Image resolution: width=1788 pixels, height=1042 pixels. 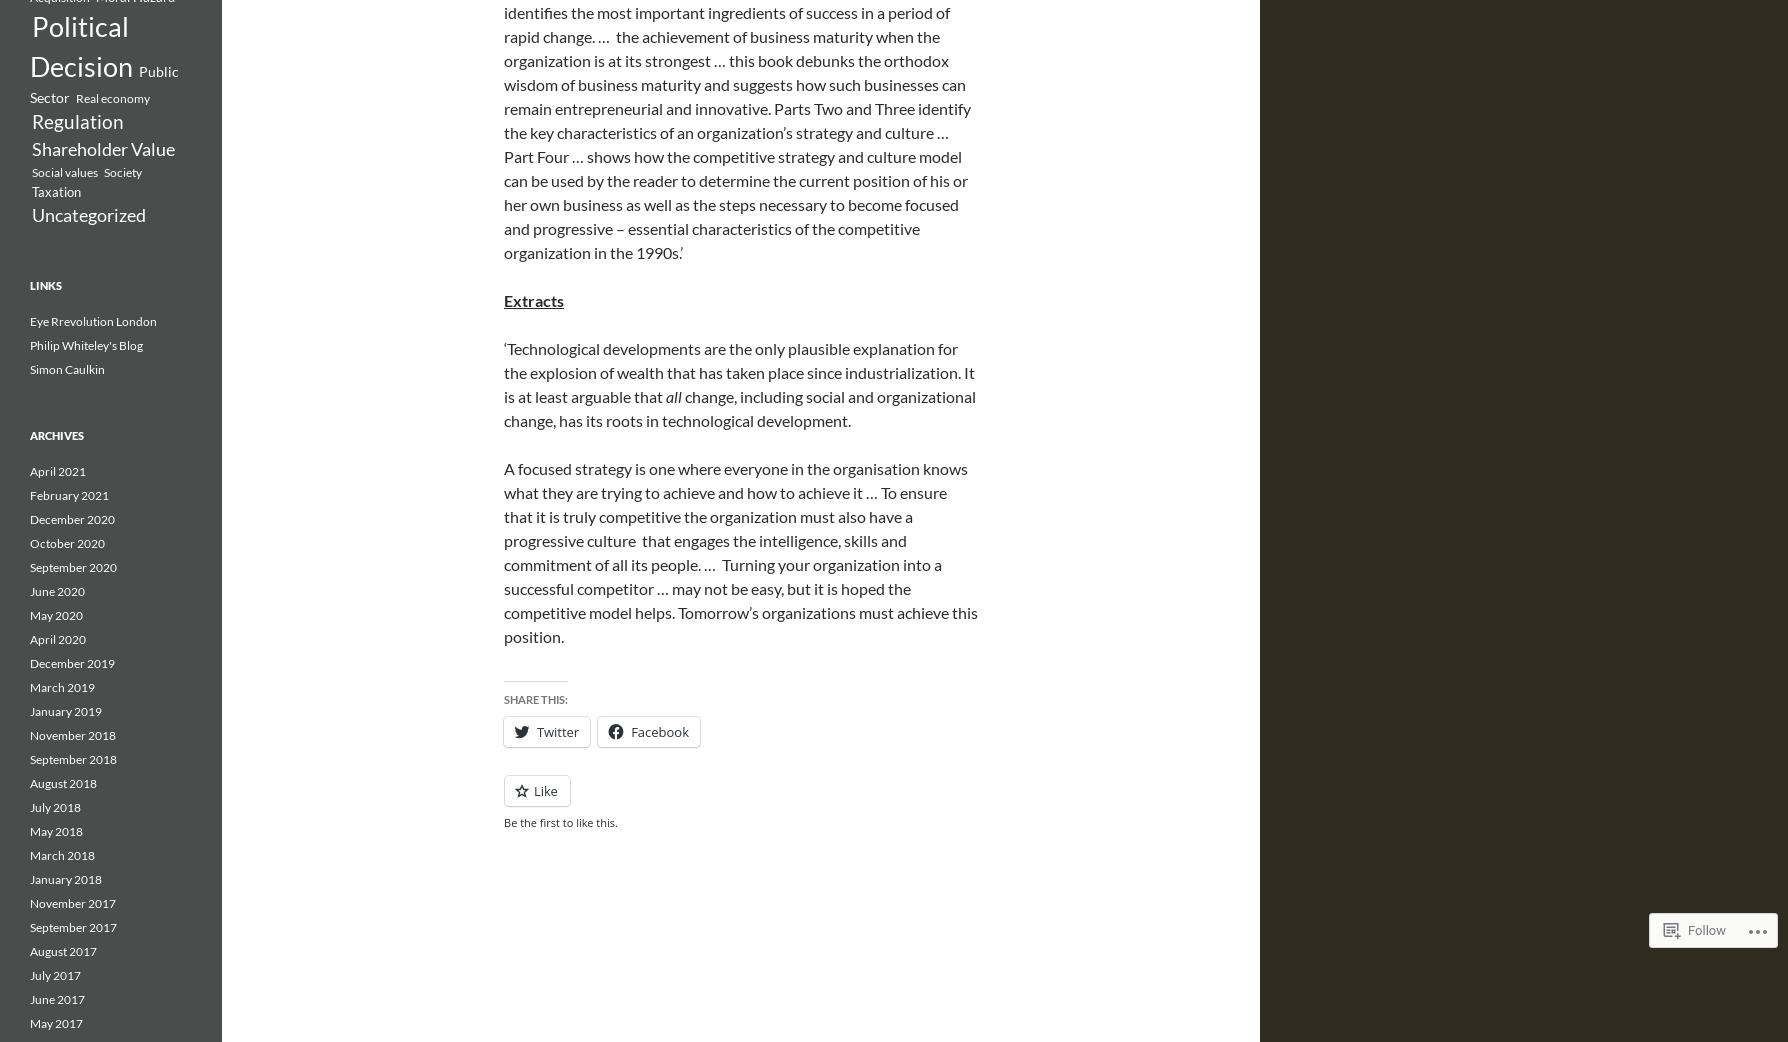 I want to click on 'Philip Whiteley's Blog', so click(x=86, y=345).